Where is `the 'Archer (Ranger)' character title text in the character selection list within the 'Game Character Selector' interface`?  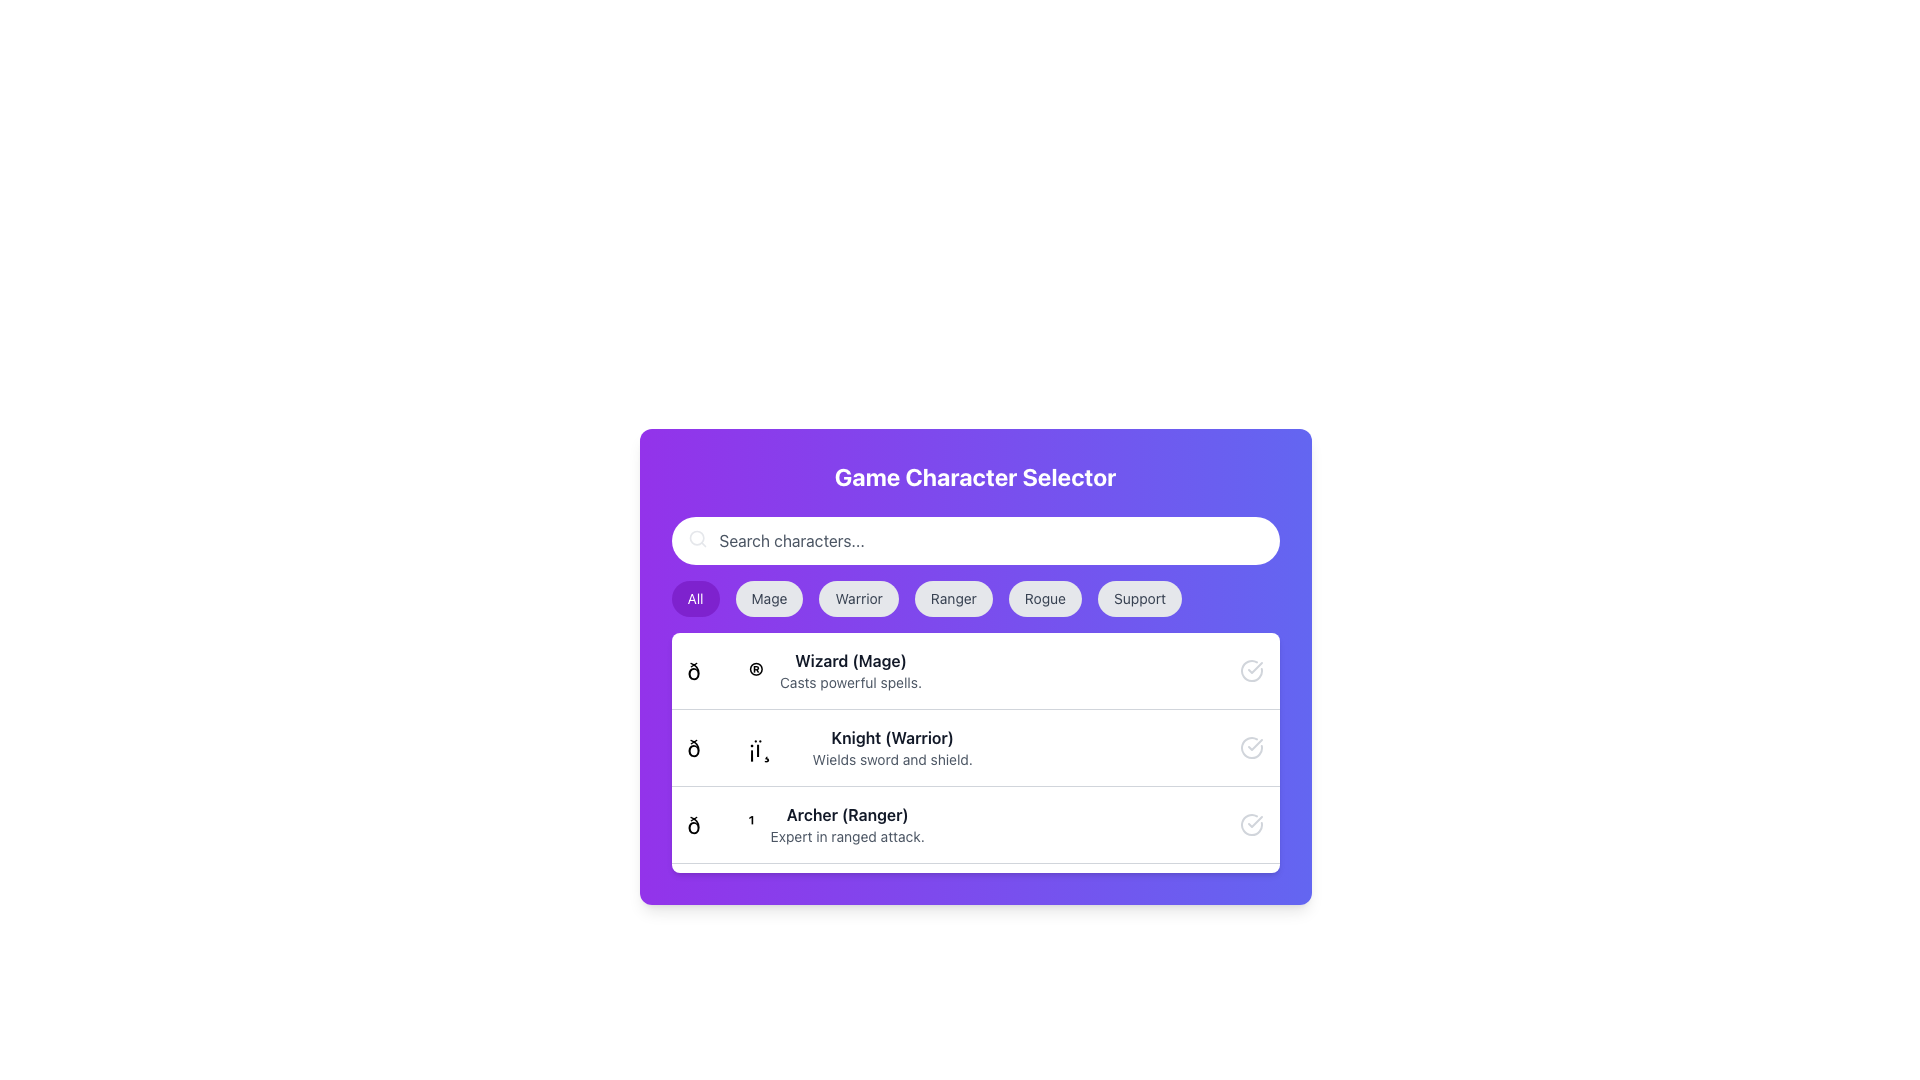 the 'Archer (Ranger)' character title text in the character selection list within the 'Game Character Selector' interface is located at coordinates (847, 814).